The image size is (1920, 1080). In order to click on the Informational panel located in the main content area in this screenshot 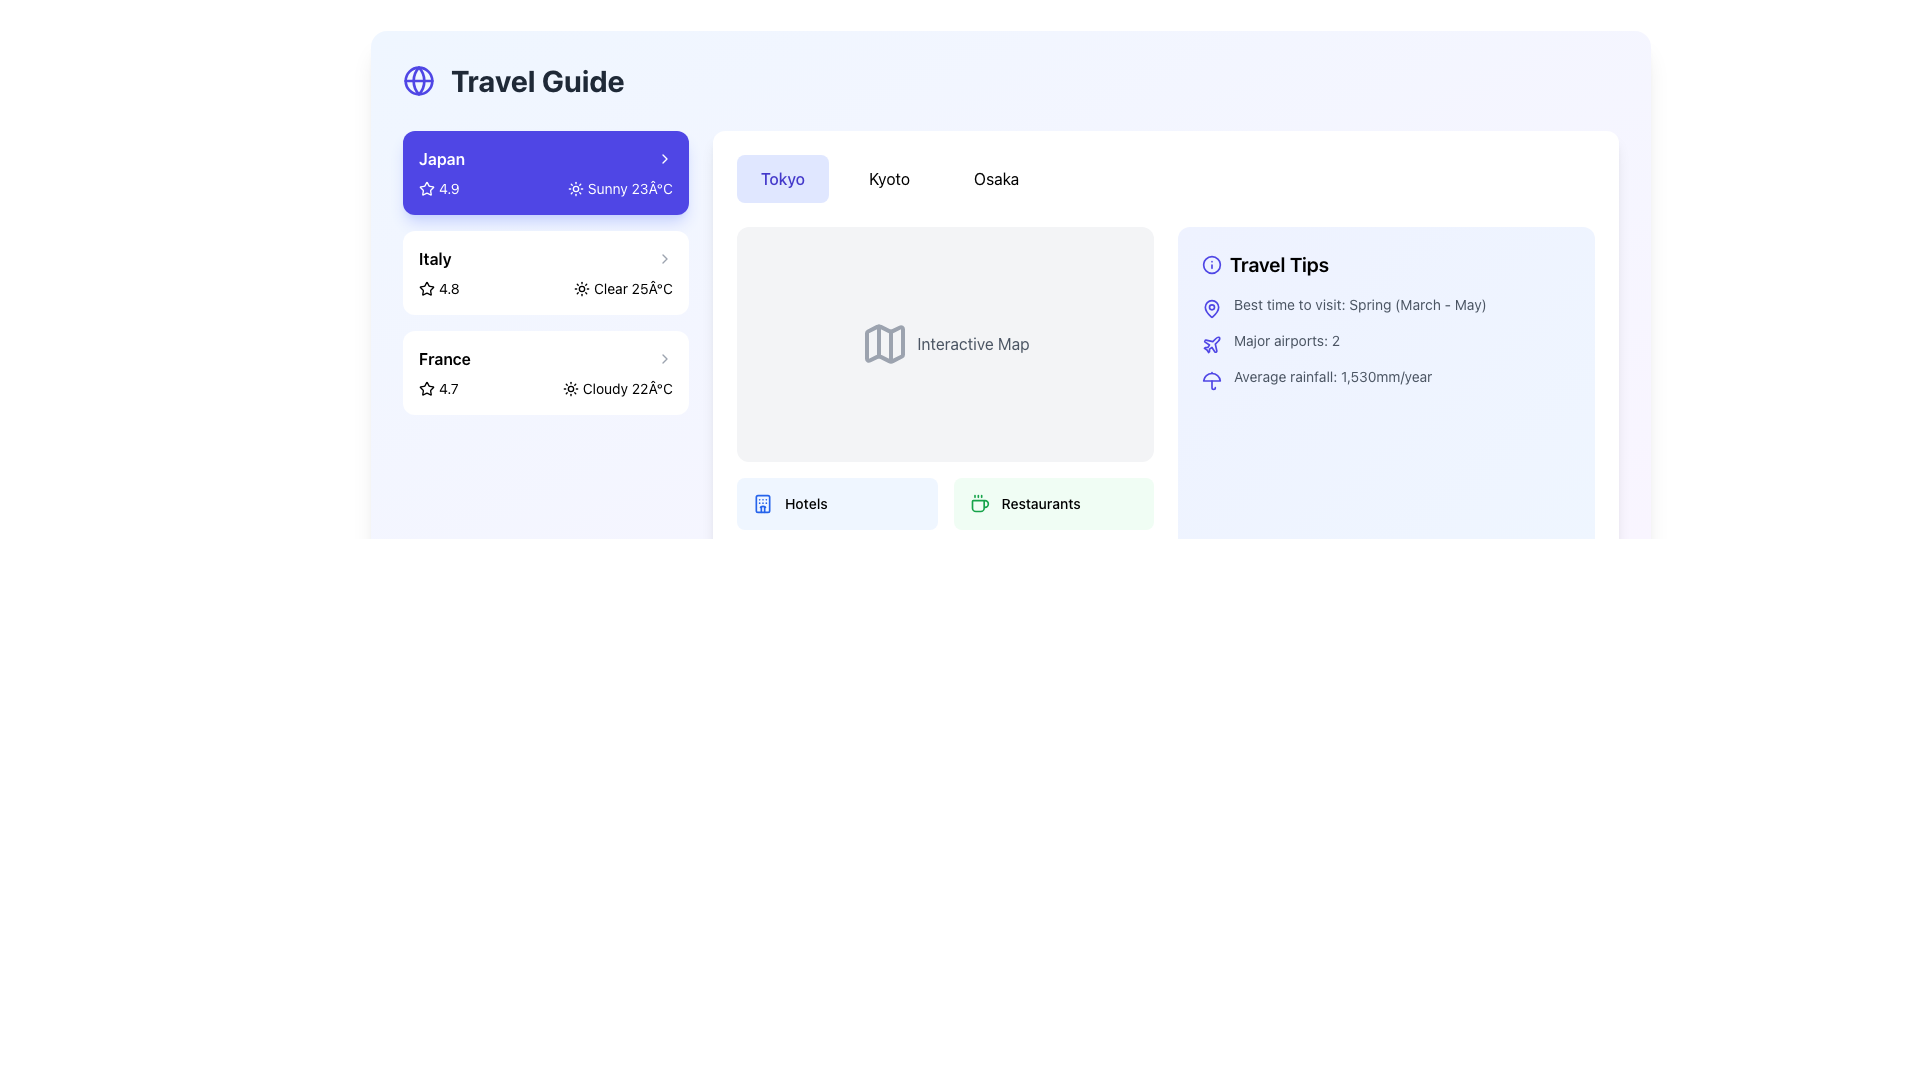, I will do `click(944, 411)`.